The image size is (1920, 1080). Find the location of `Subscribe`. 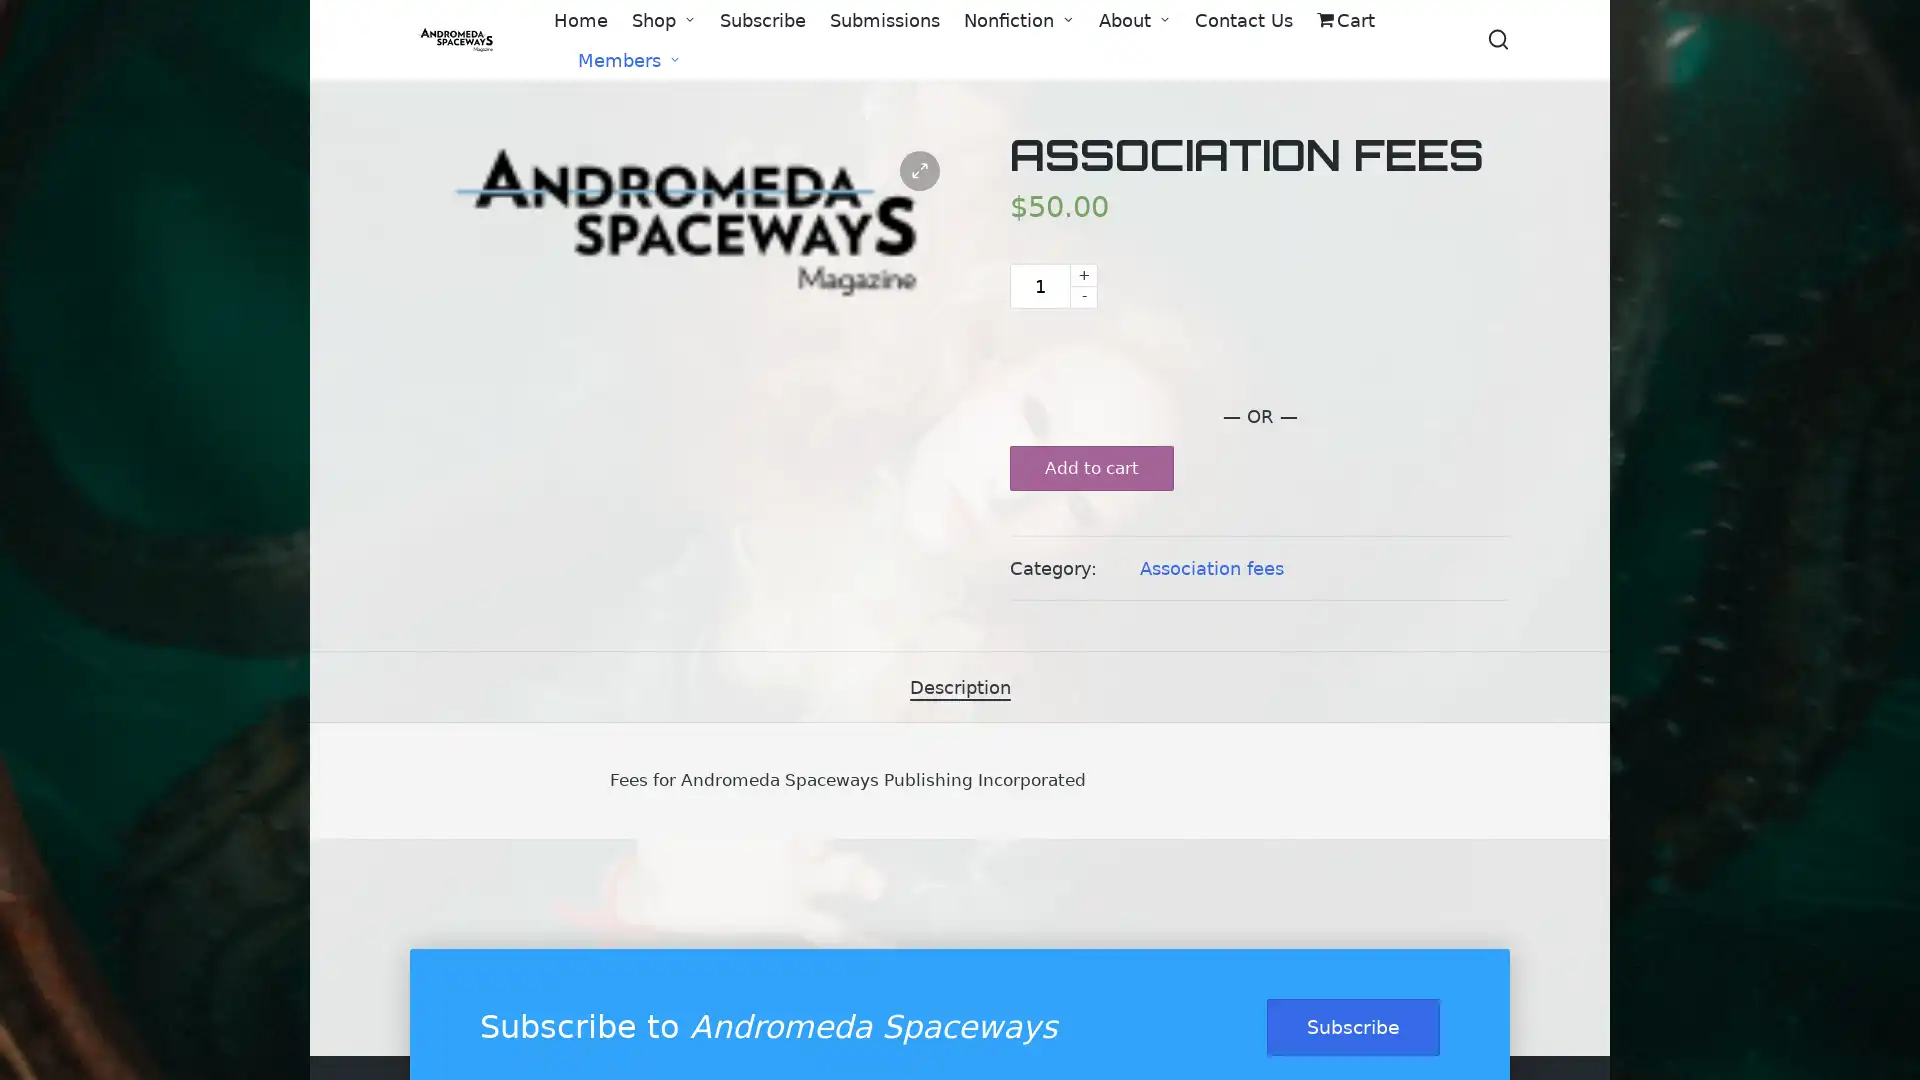

Subscribe is located at coordinates (1353, 1026).